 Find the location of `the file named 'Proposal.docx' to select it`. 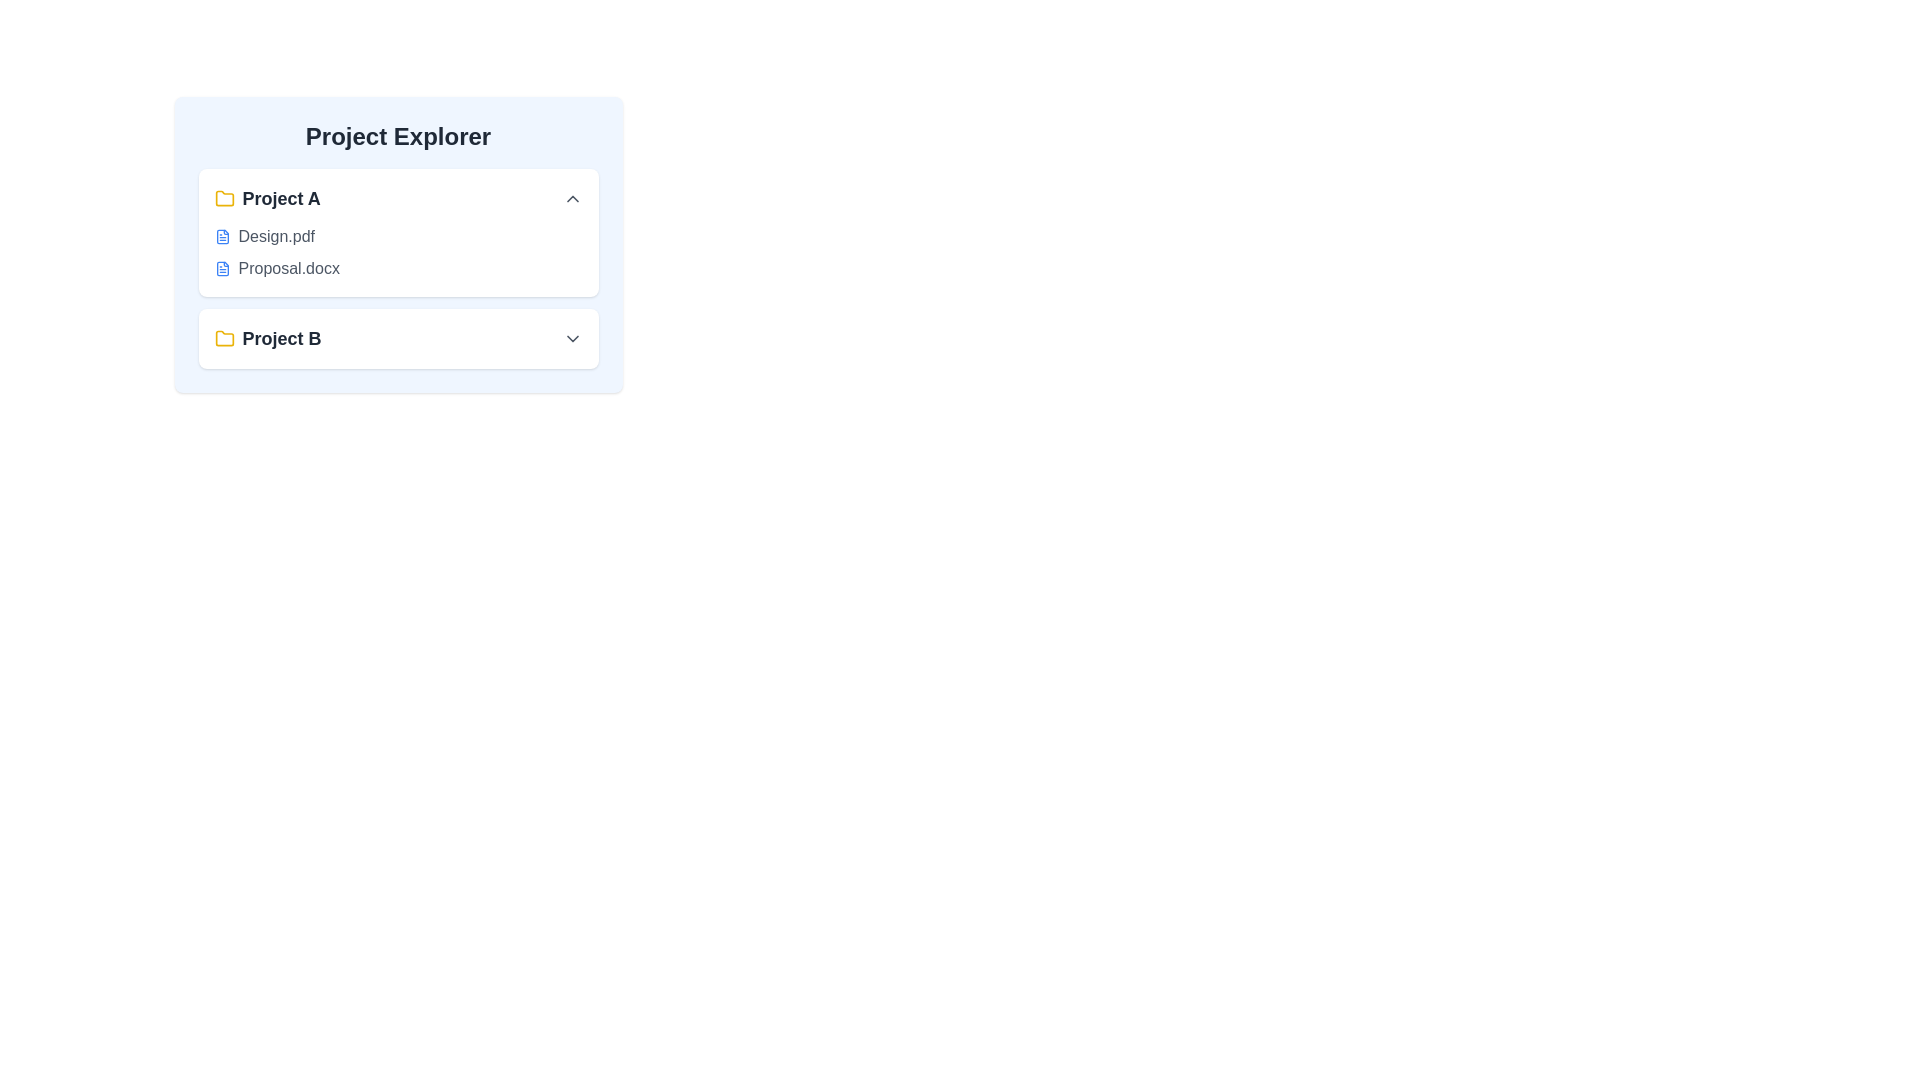

the file named 'Proposal.docx' to select it is located at coordinates (288, 268).